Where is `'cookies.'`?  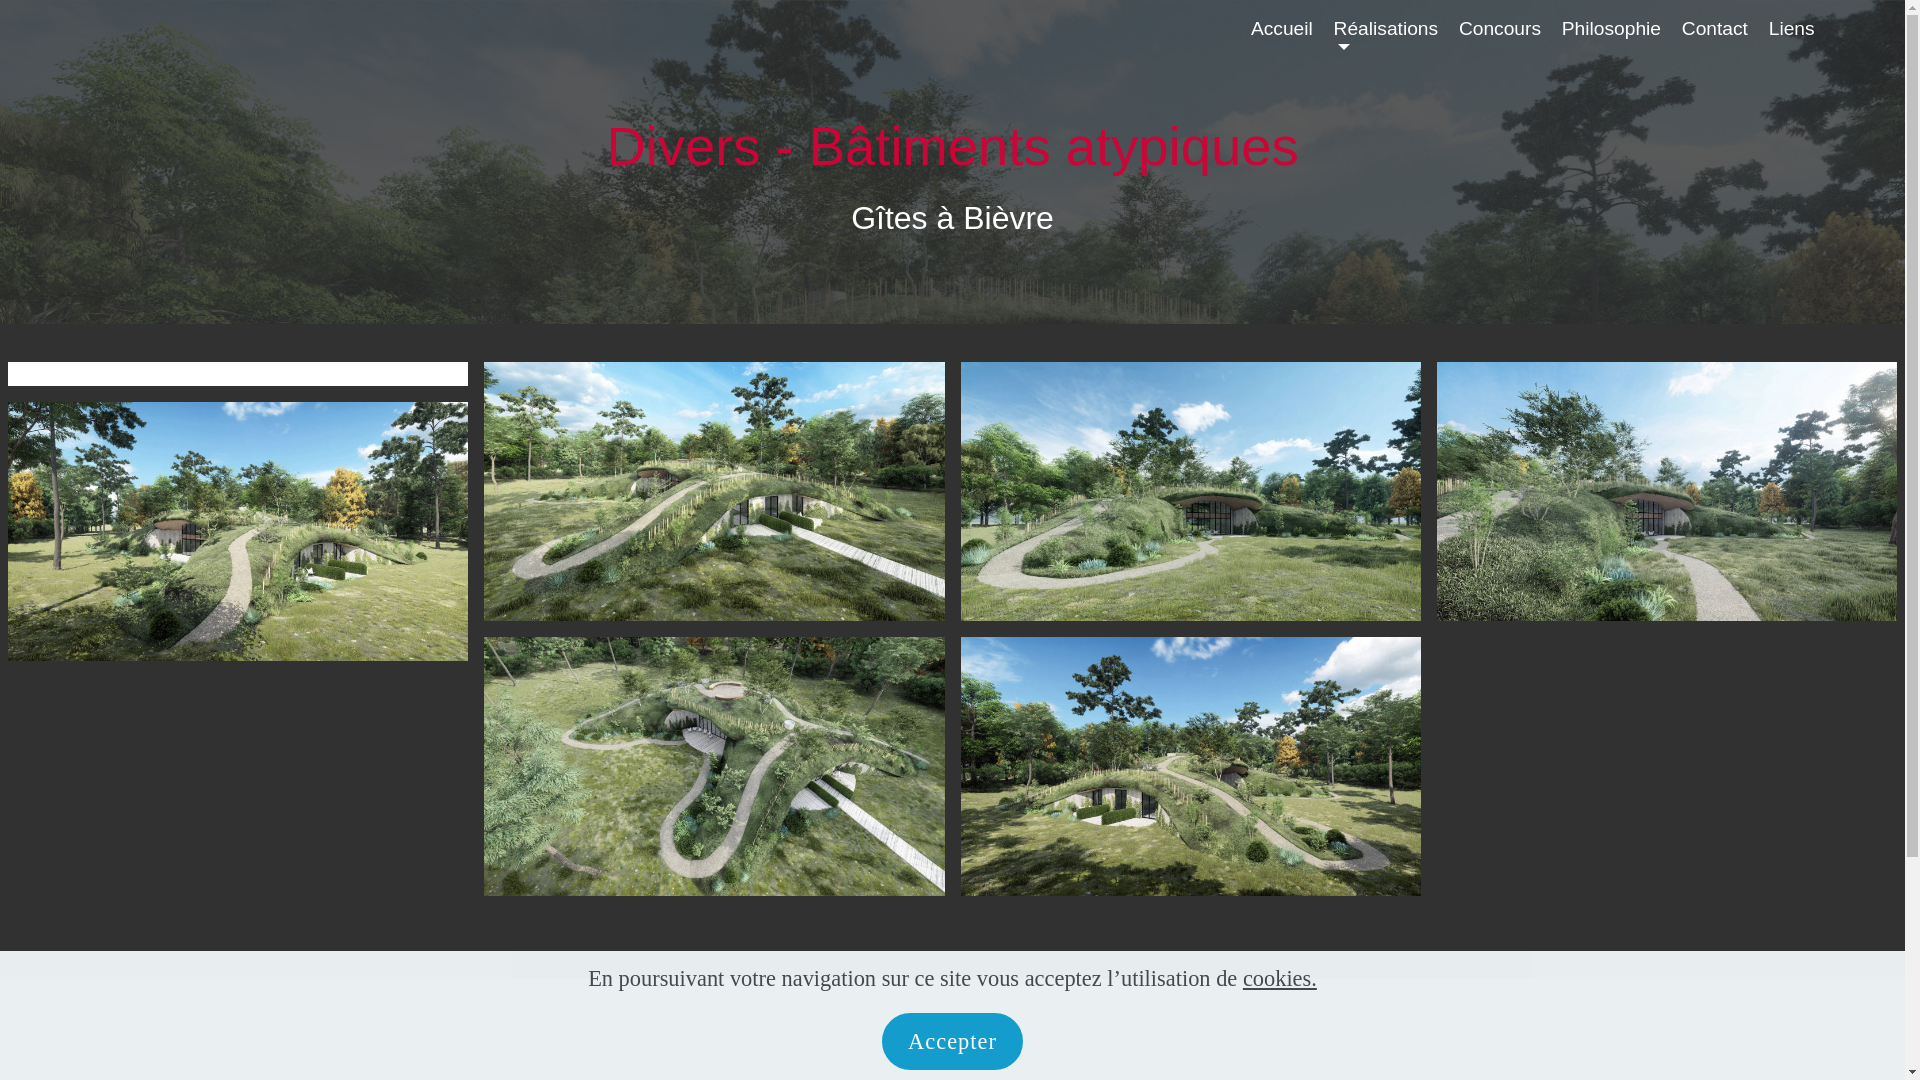
'cookies.' is located at coordinates (1242, 977).